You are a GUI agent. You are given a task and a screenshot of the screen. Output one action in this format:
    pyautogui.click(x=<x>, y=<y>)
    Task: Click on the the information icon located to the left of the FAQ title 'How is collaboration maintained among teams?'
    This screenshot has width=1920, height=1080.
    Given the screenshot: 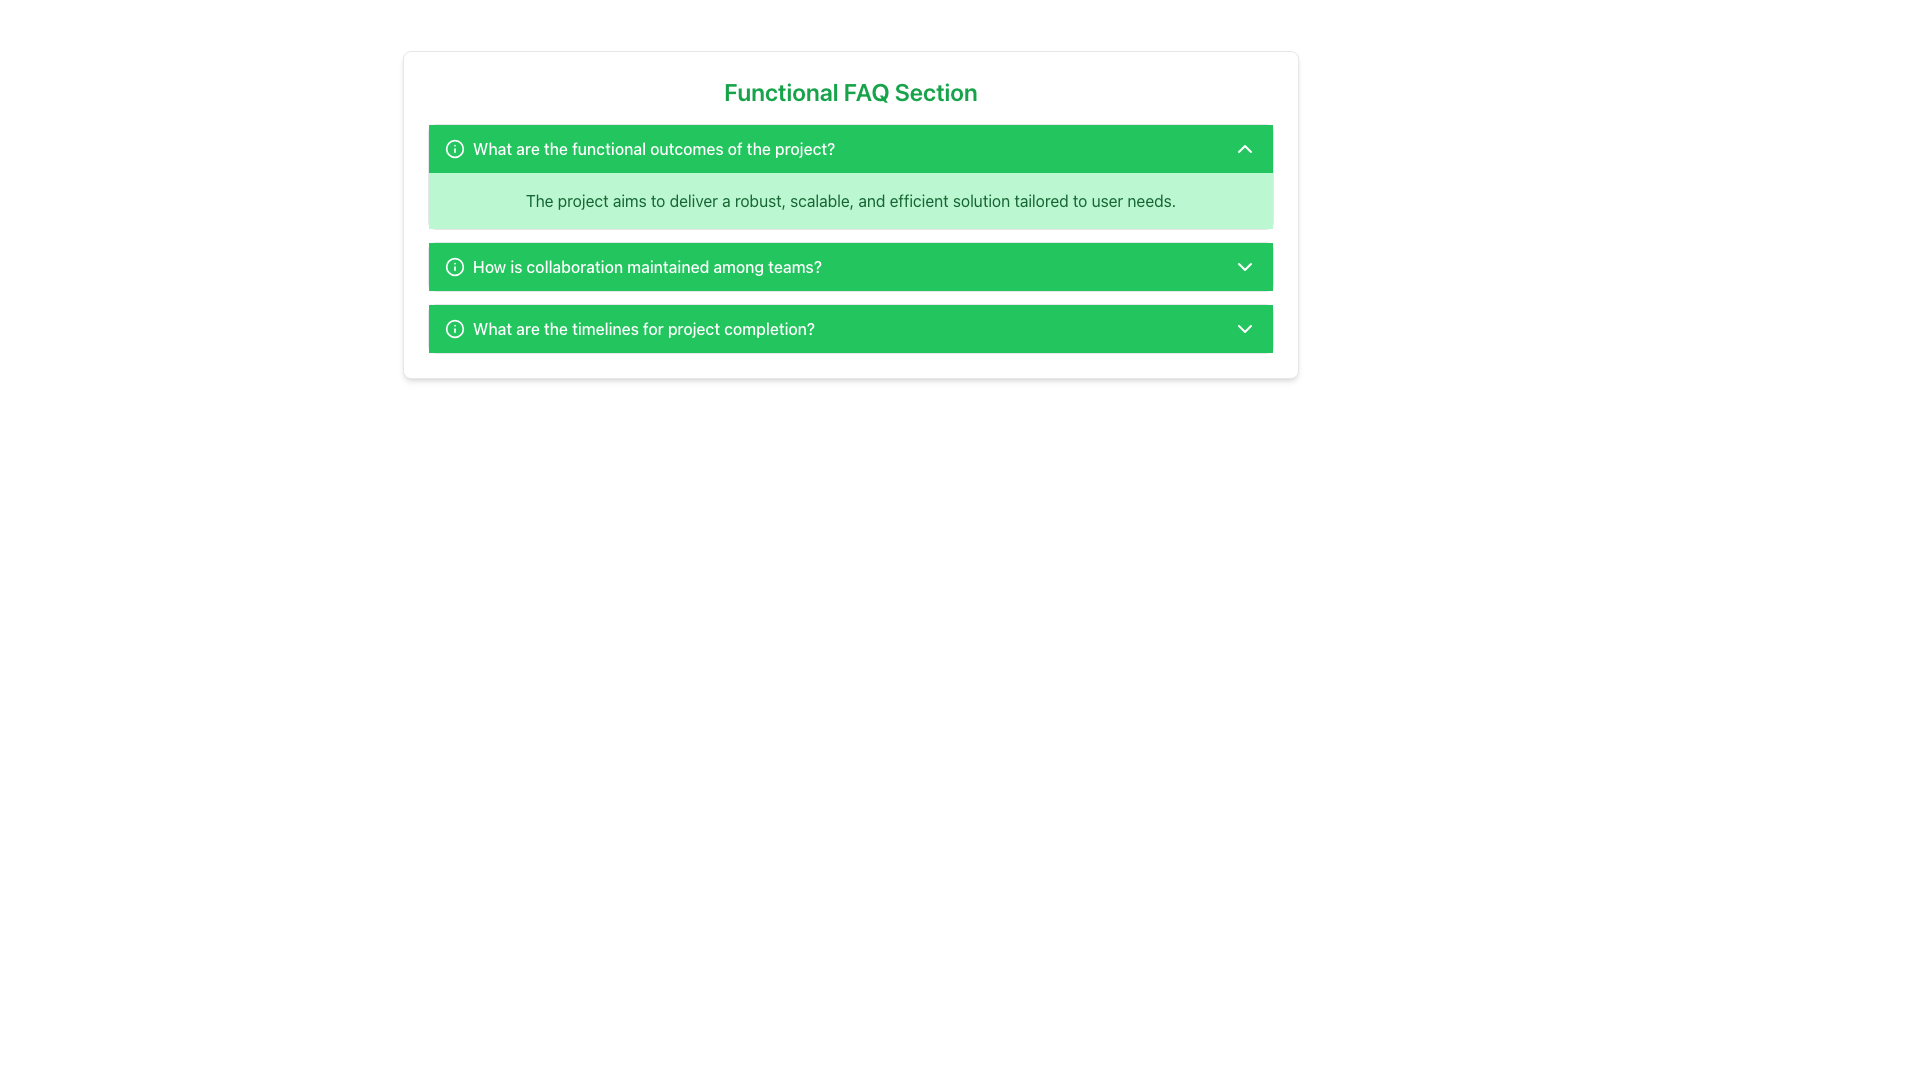 What is the action you would take?
    pyautogui.click(x=454, y=265)
    